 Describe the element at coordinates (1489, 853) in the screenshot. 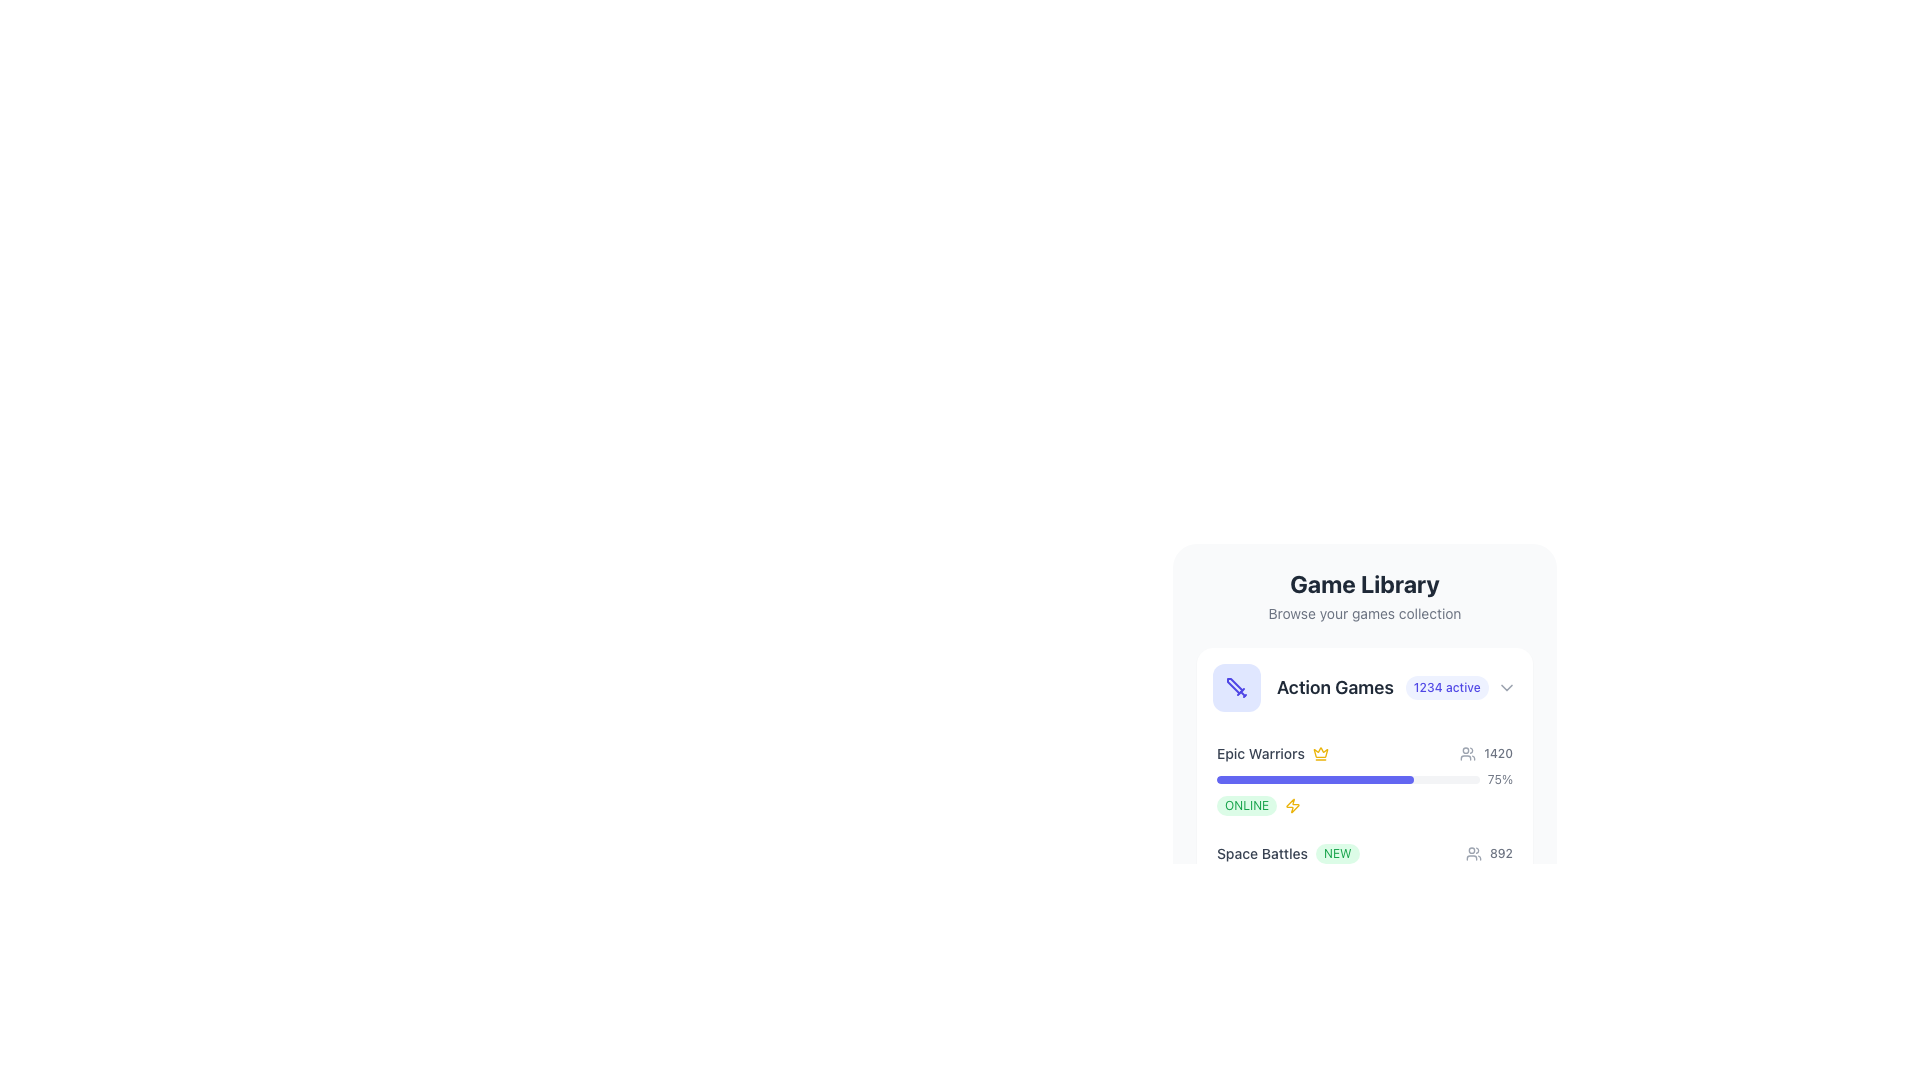

I see `the text label displaying the number '892' located in the 'Space Battles' section of the 'Action Games' card, which is positioned to the right of a gray icon resembling a group of people` at that location.